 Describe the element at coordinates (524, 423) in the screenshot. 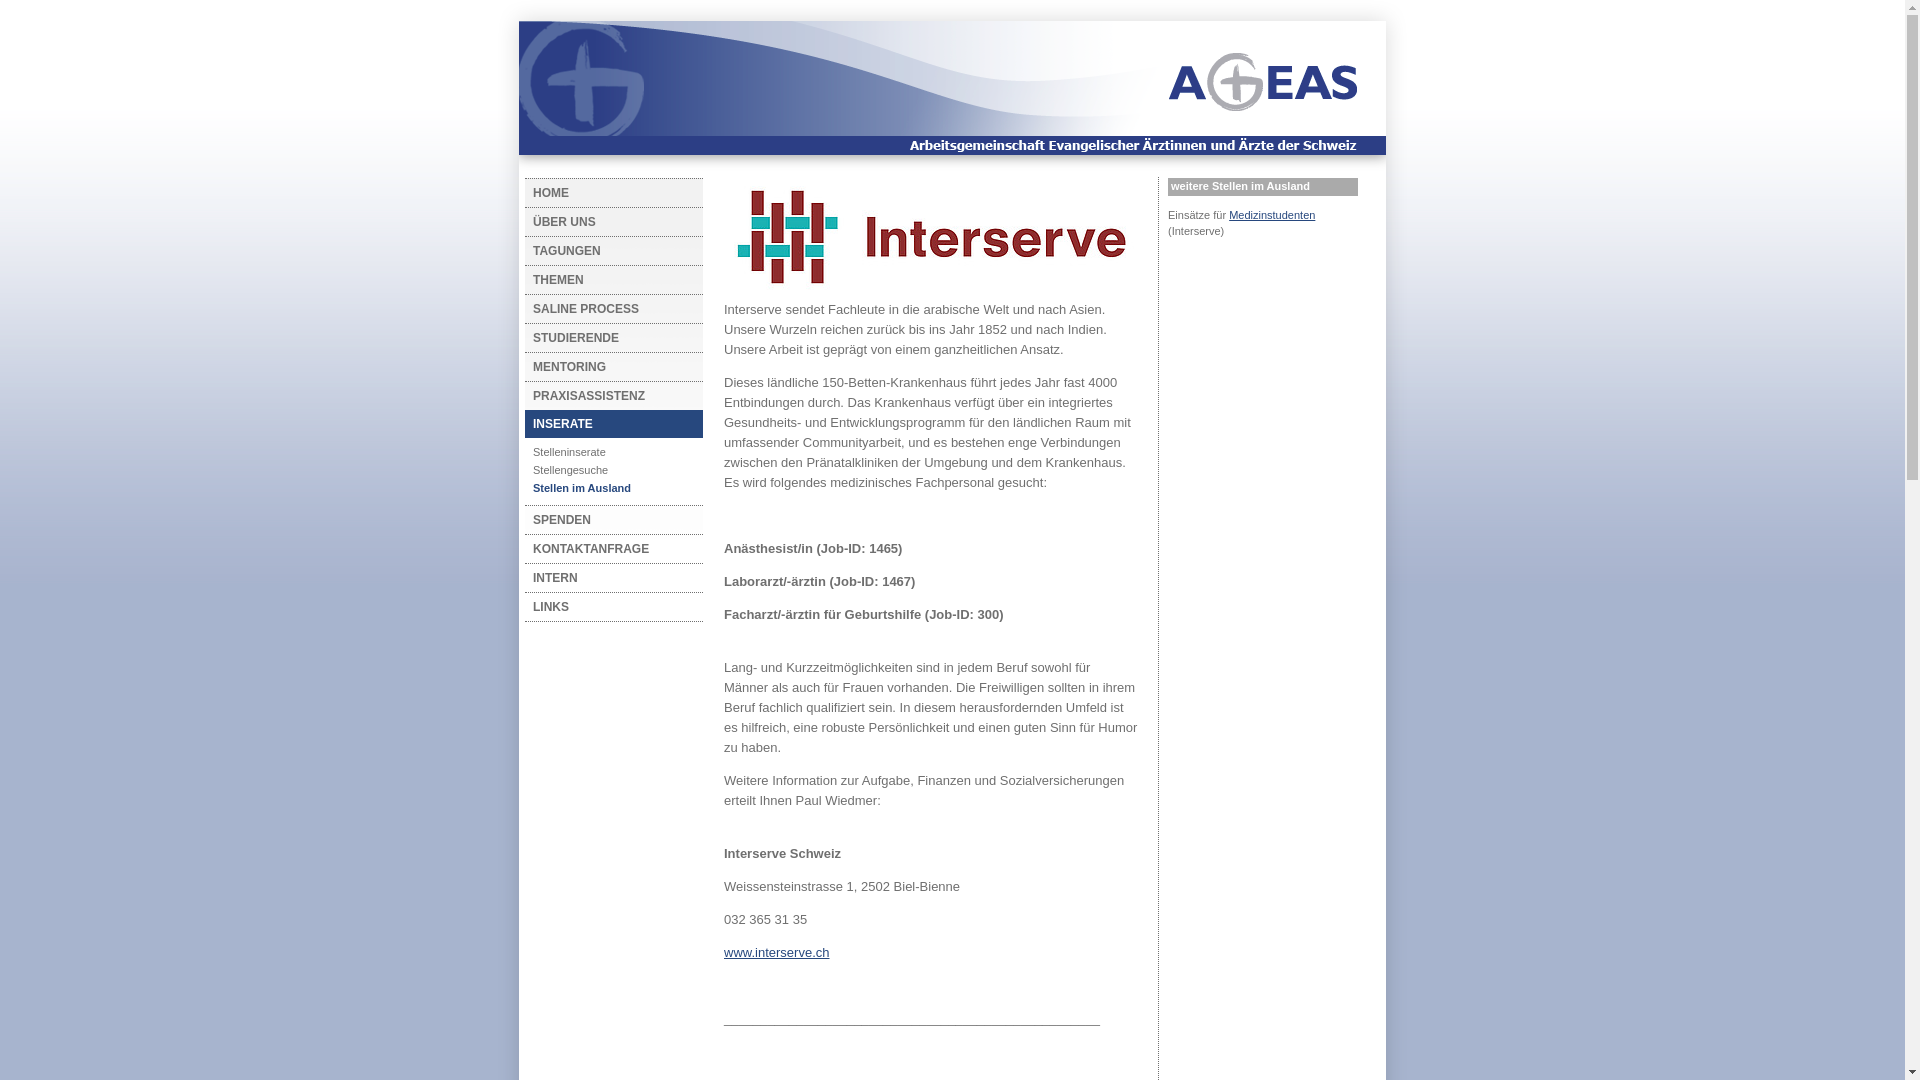

I see `'INSERATE'` at that location.